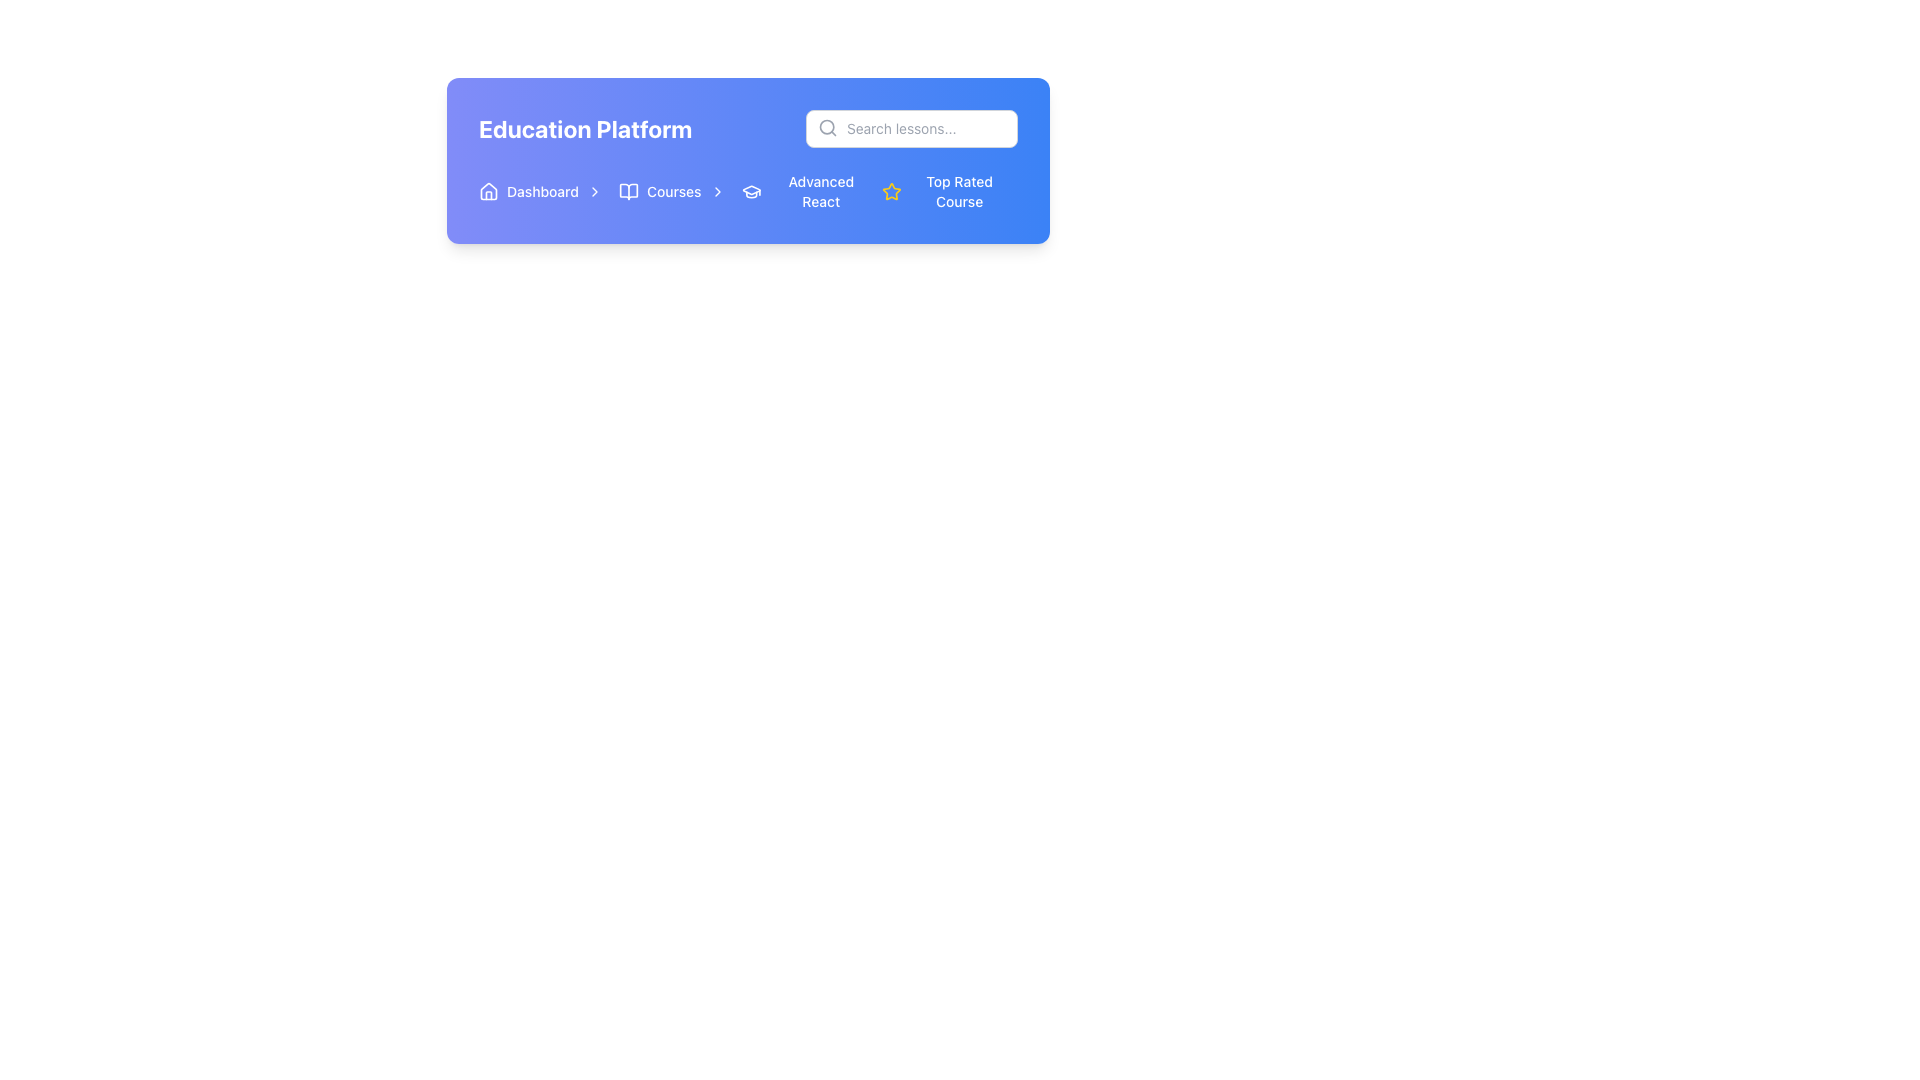  I want to click on the search input field with placeholder text 'Search lessons...' located in the top-right corner of the header bar, so click(911, 128).